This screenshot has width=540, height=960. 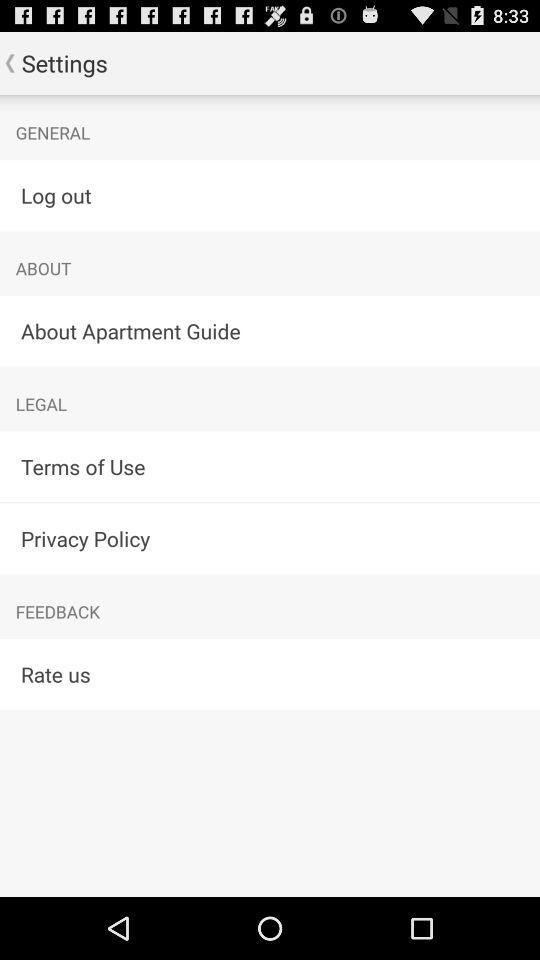 I want to click on about apartment guide icon, so click(x=270, y=330).